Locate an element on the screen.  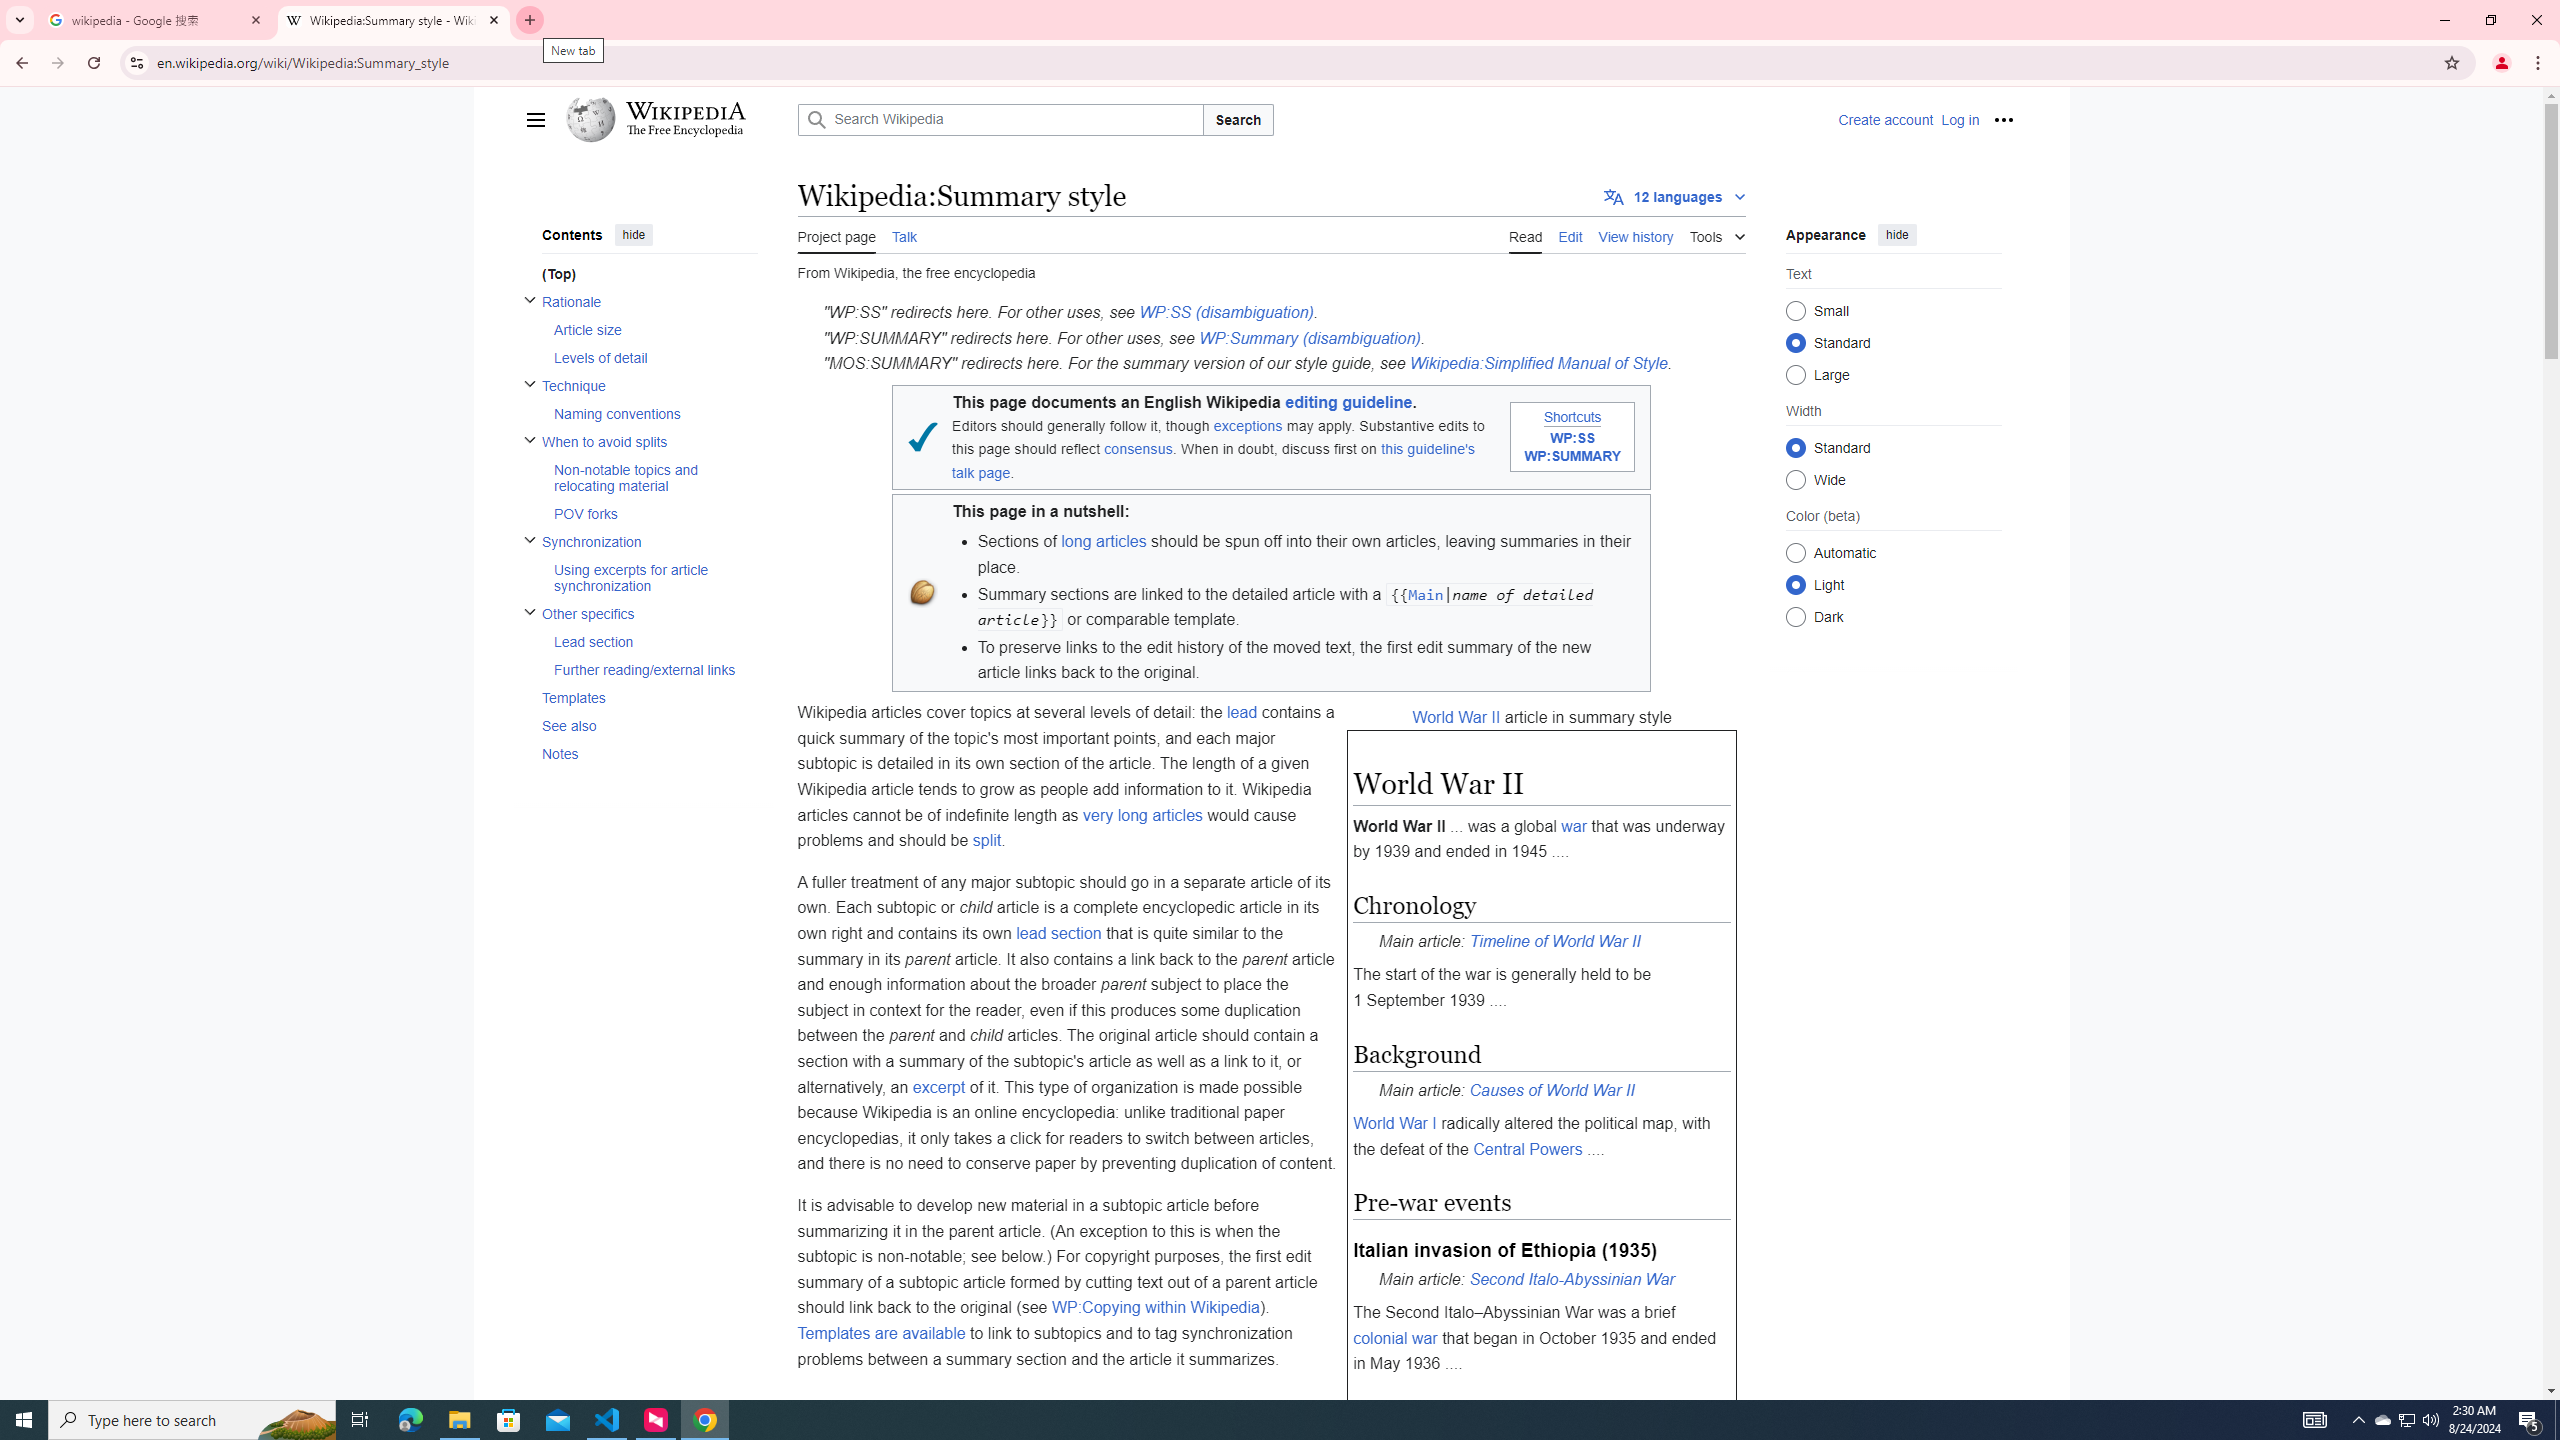
'AutomationID: toc-Lead_section' is located at coordinates (648, 640).